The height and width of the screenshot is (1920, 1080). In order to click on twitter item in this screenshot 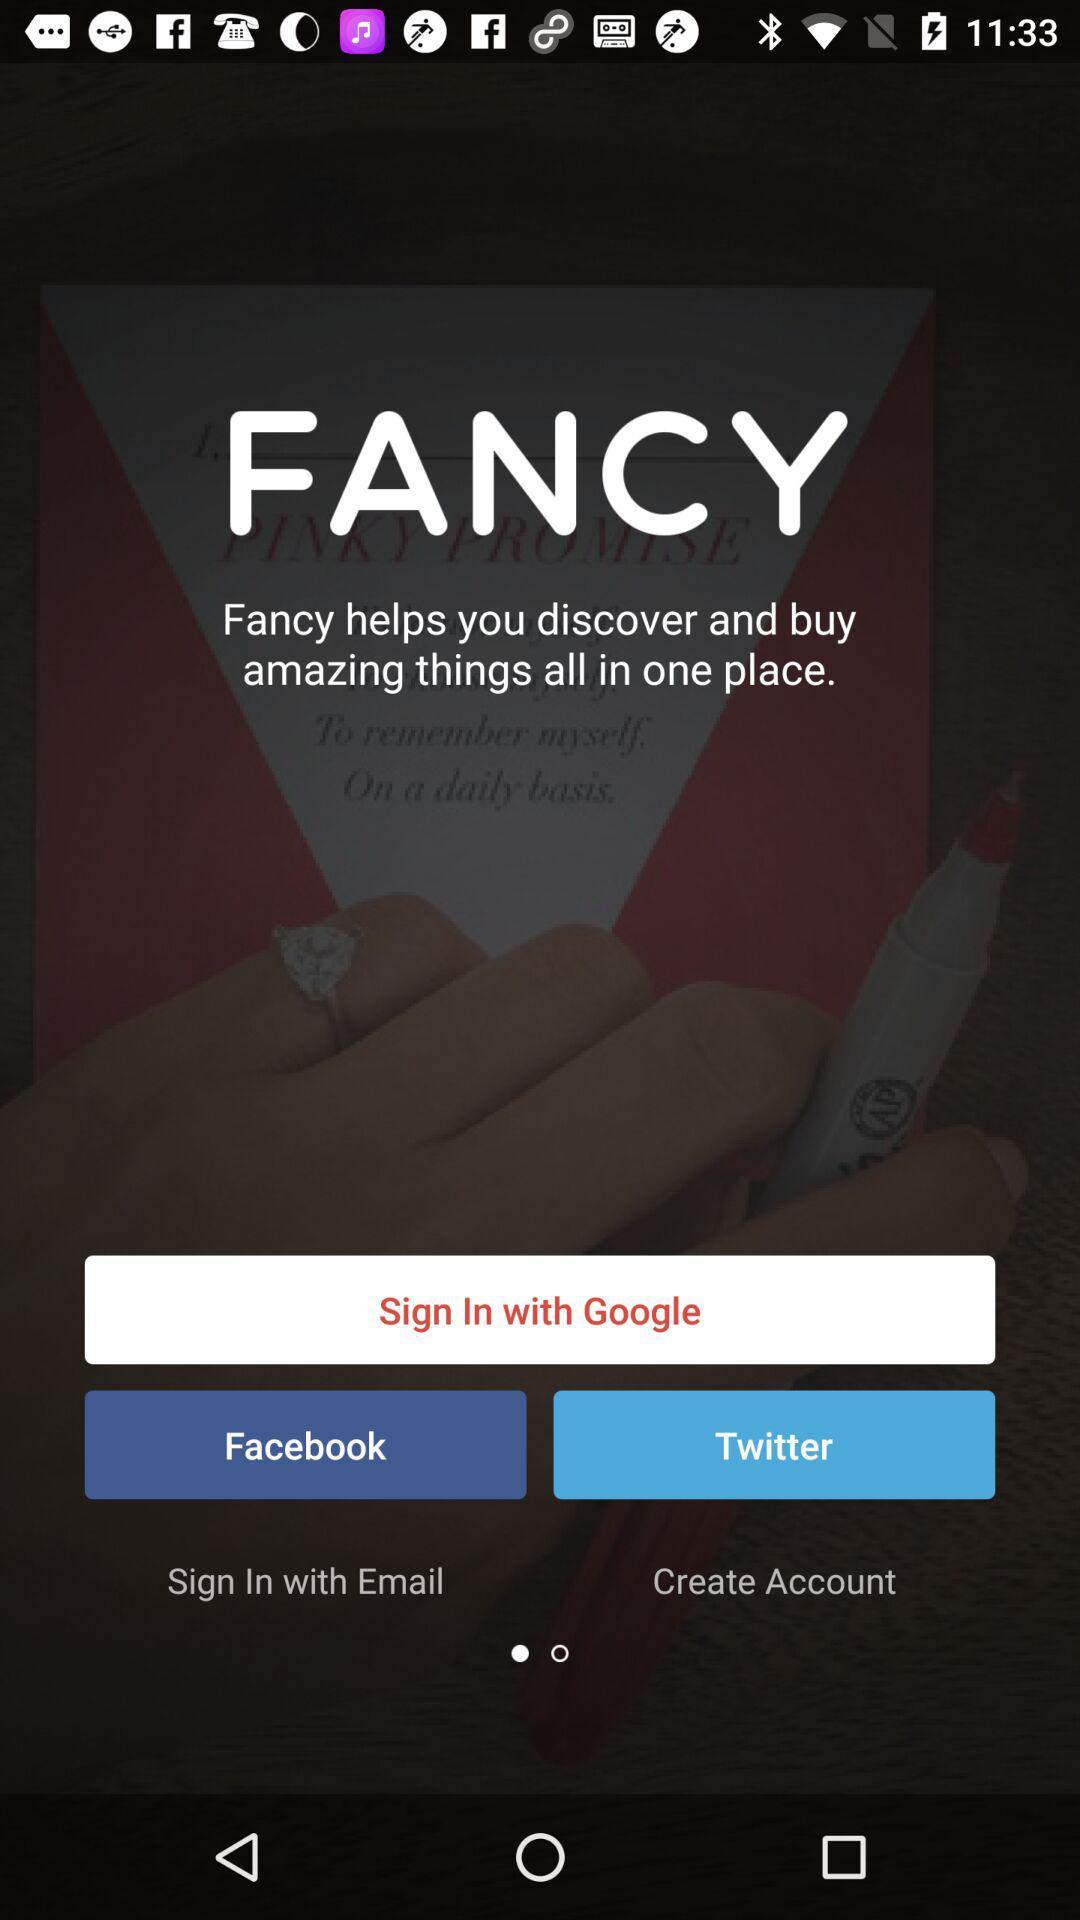, I will do `click(773, 1444)`.